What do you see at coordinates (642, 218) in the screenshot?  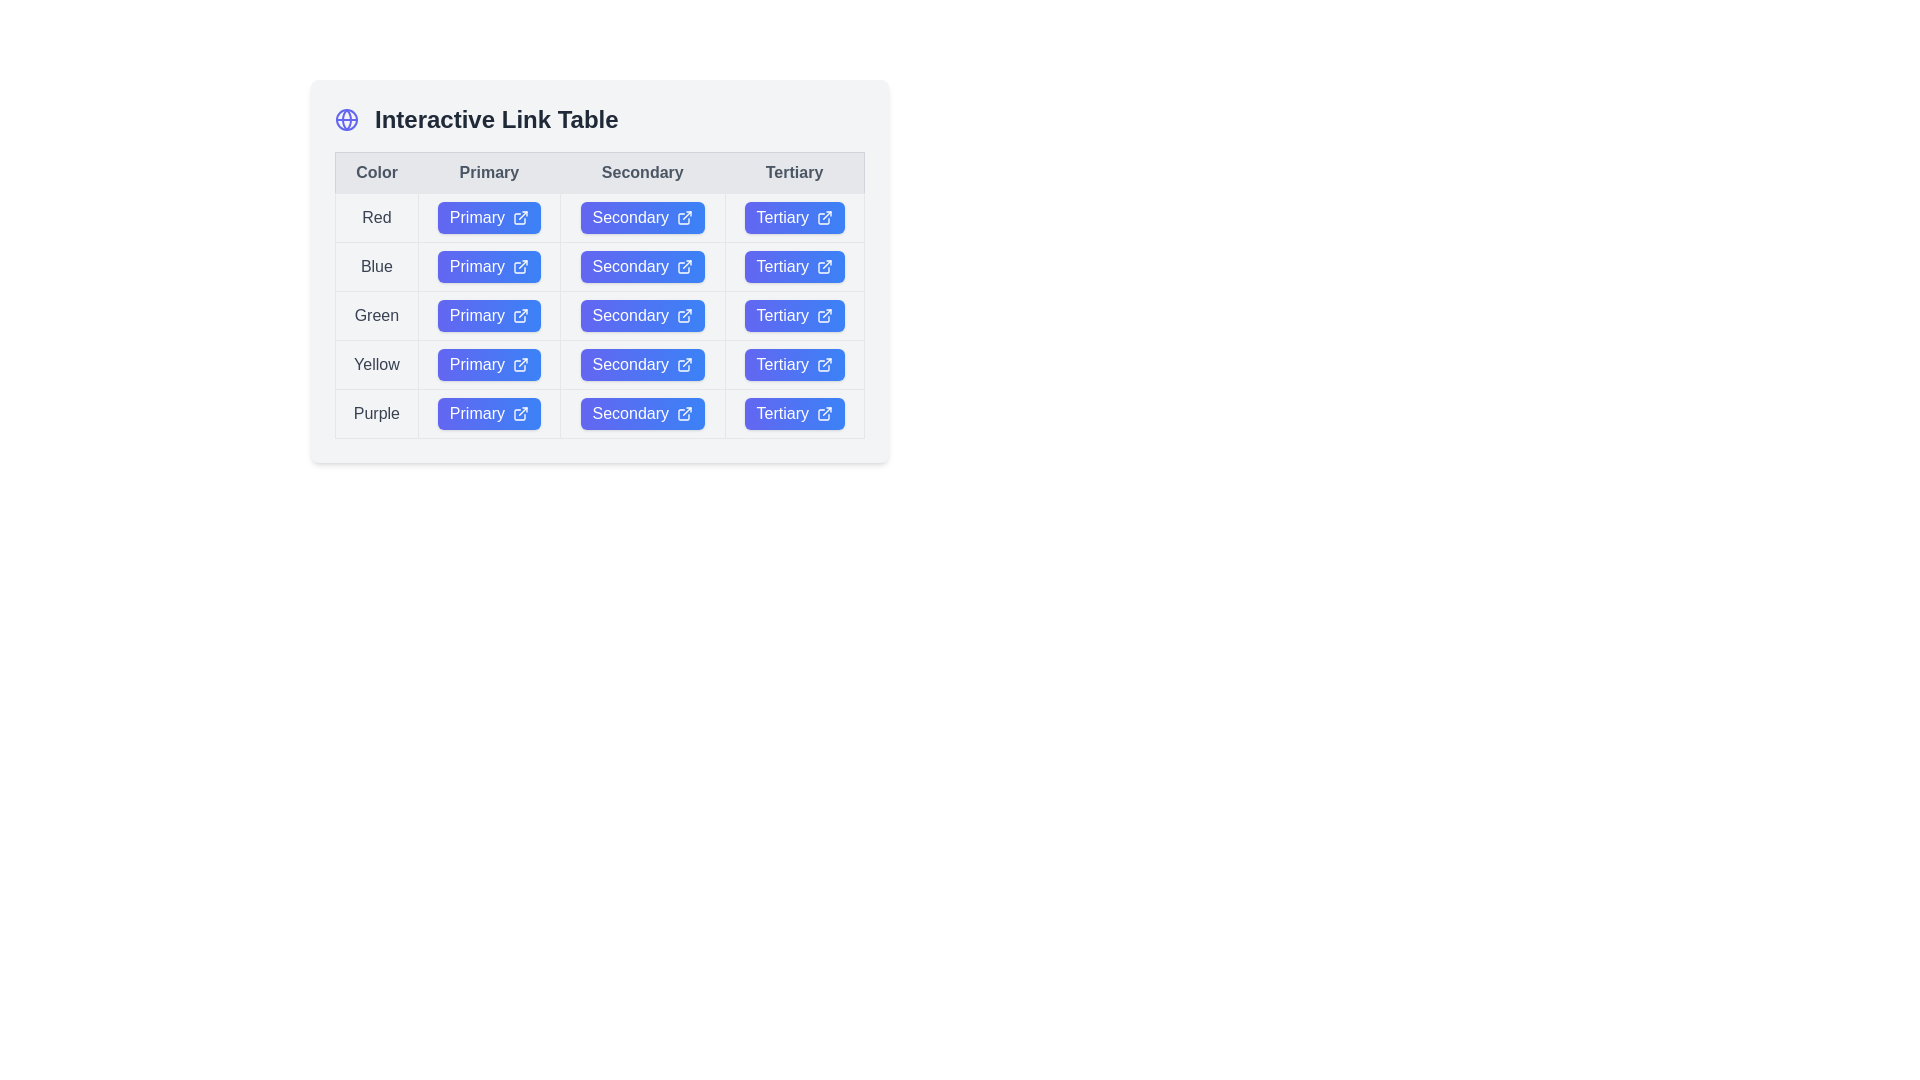 I see `the 'Secondary' button, which is a rectangular button with rounded edges, gradient background from indigo to blue, containing white text 'Secondary' and an external link icon, located` at bounding box center [642, 218].